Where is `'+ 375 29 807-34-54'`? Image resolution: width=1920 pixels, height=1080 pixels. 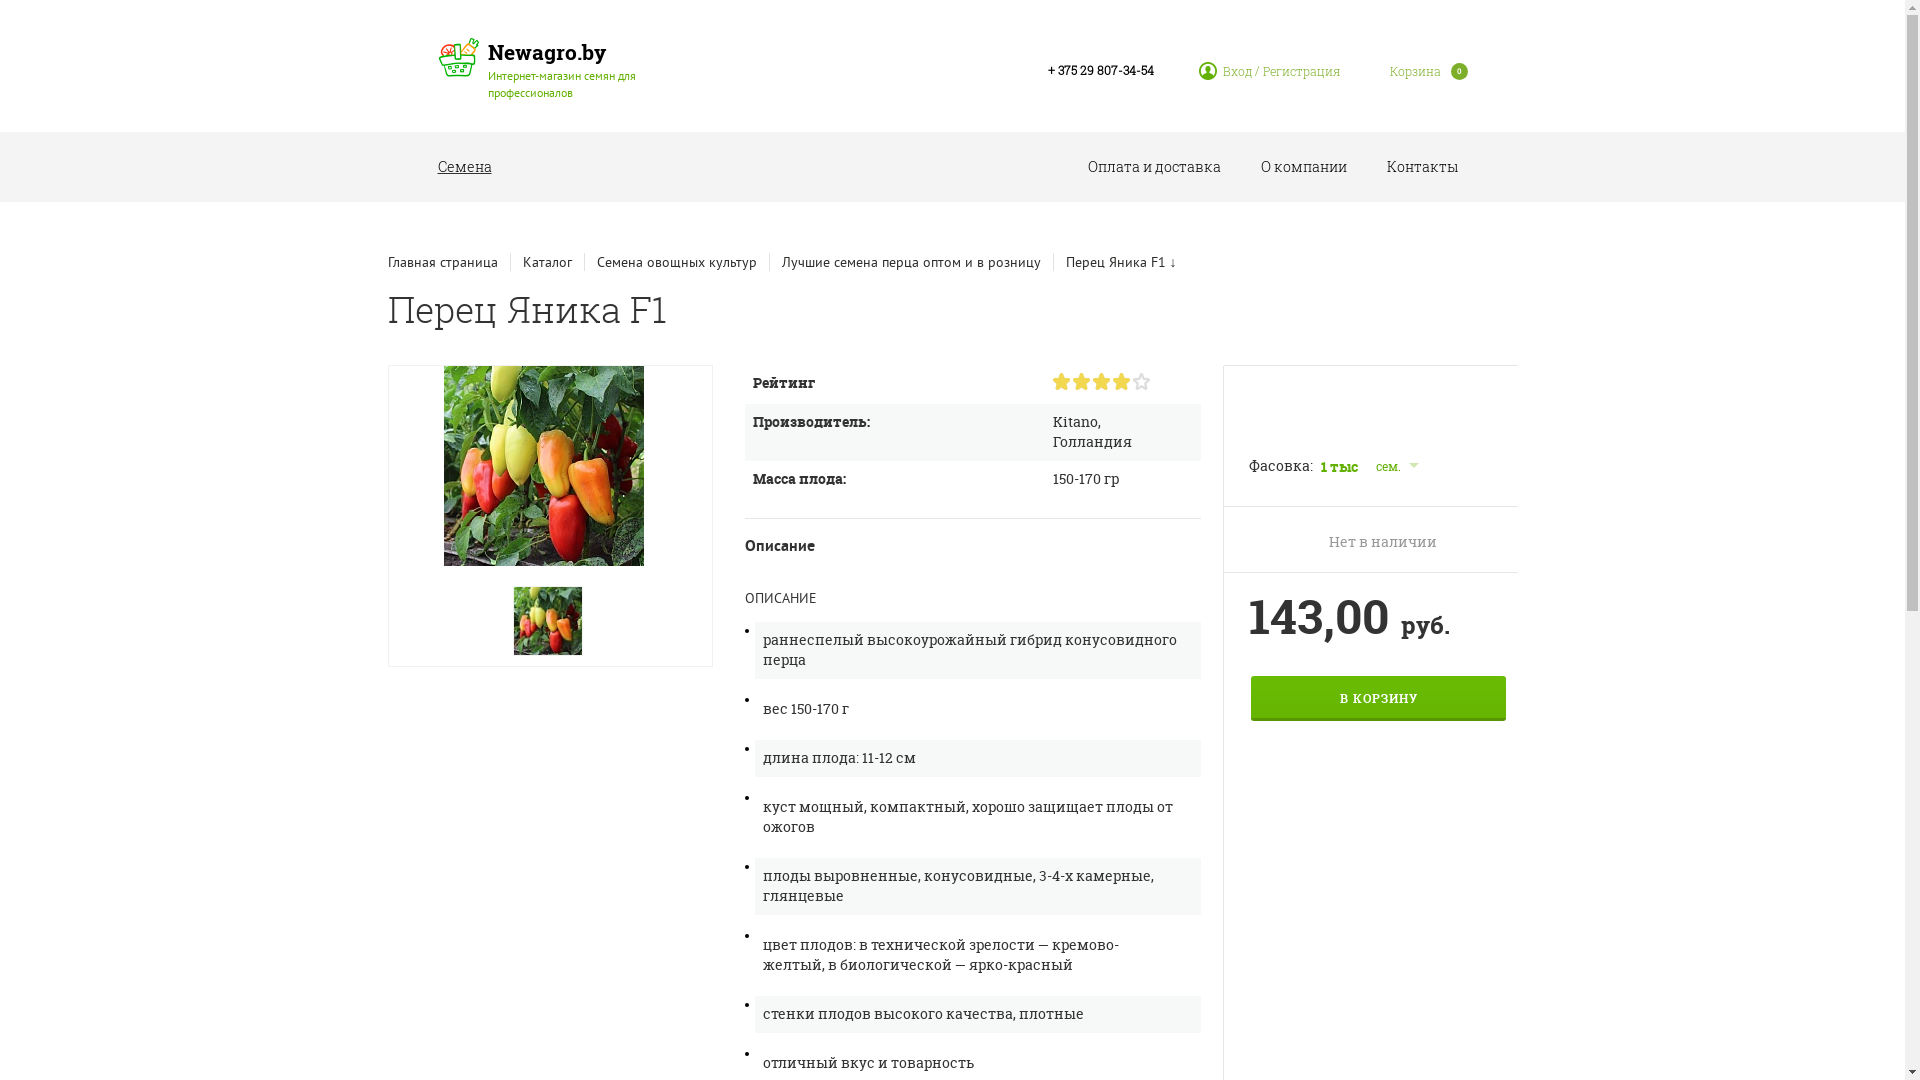
'+ 375 29 807-34-54' is located at coordinates (1046, 68).